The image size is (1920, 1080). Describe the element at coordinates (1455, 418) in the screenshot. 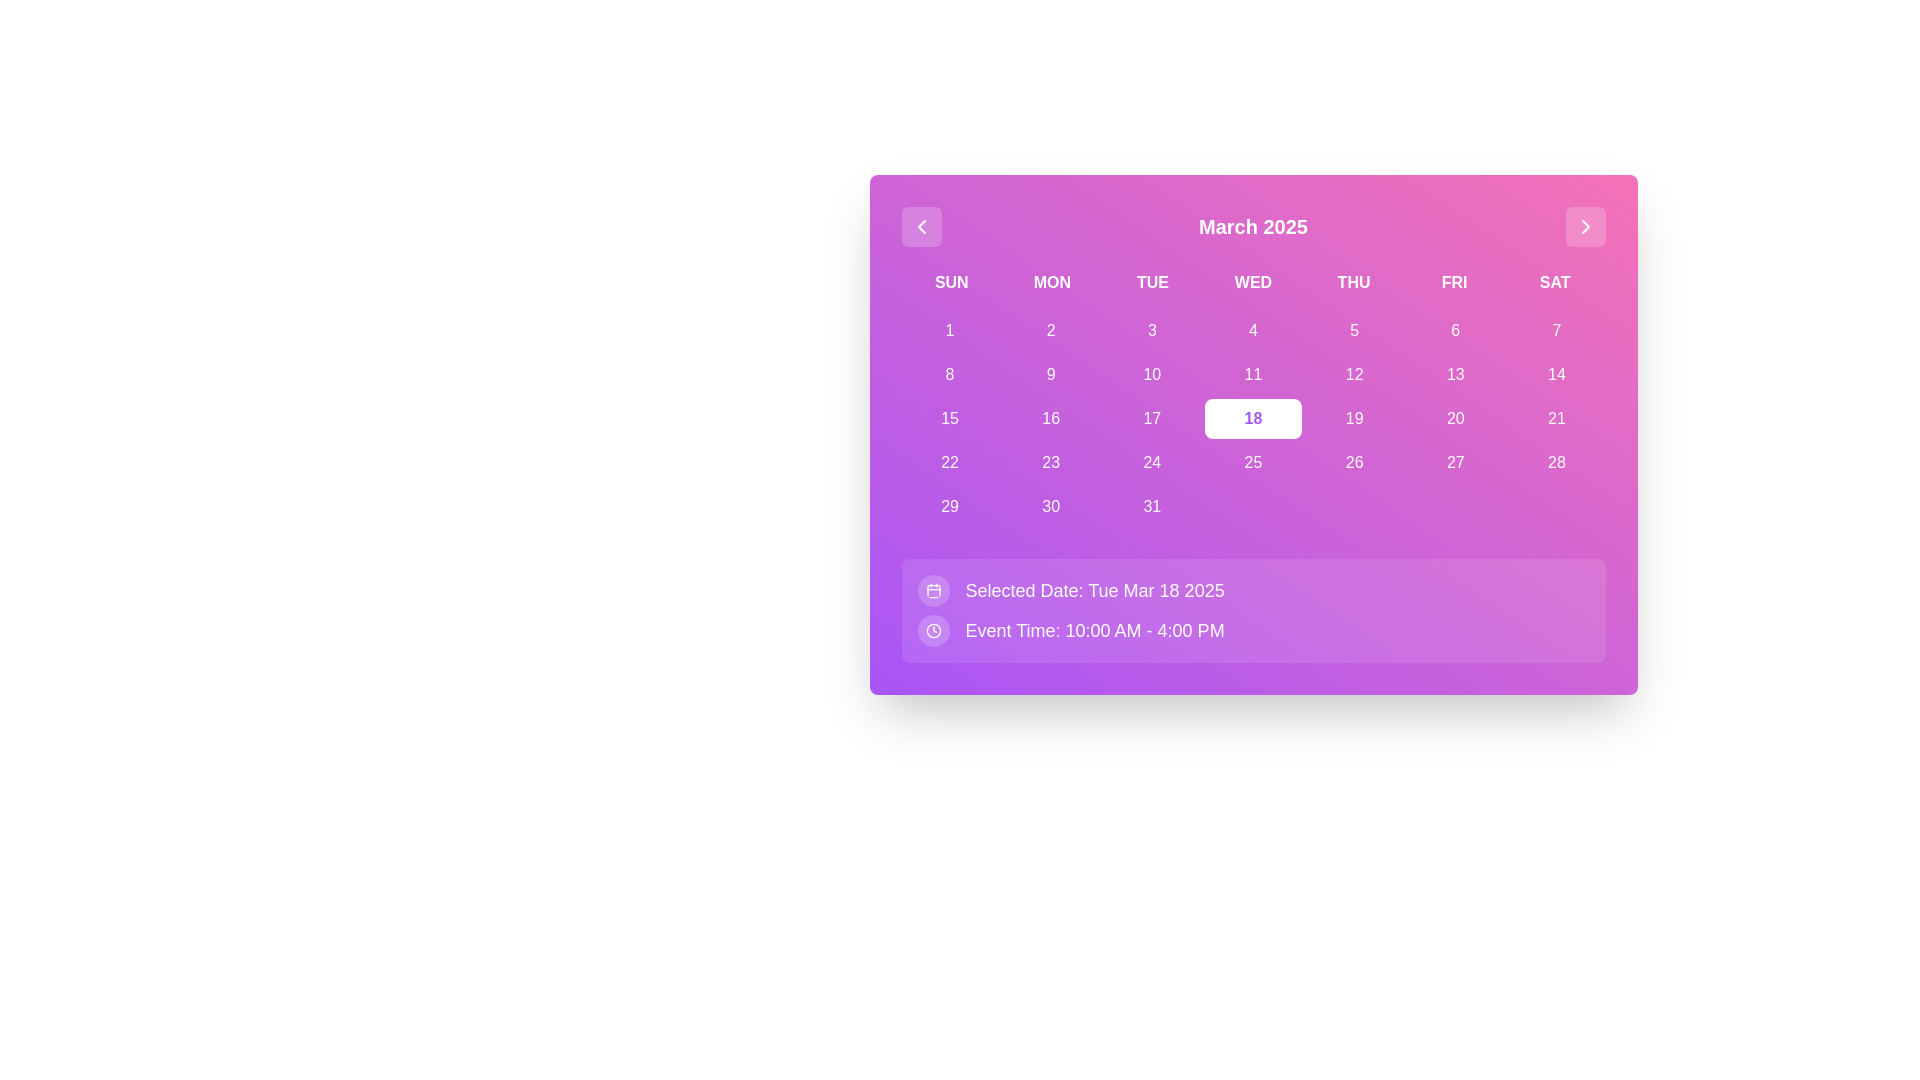

I see `the button representing the date '20' in the calendar grid` at that location.